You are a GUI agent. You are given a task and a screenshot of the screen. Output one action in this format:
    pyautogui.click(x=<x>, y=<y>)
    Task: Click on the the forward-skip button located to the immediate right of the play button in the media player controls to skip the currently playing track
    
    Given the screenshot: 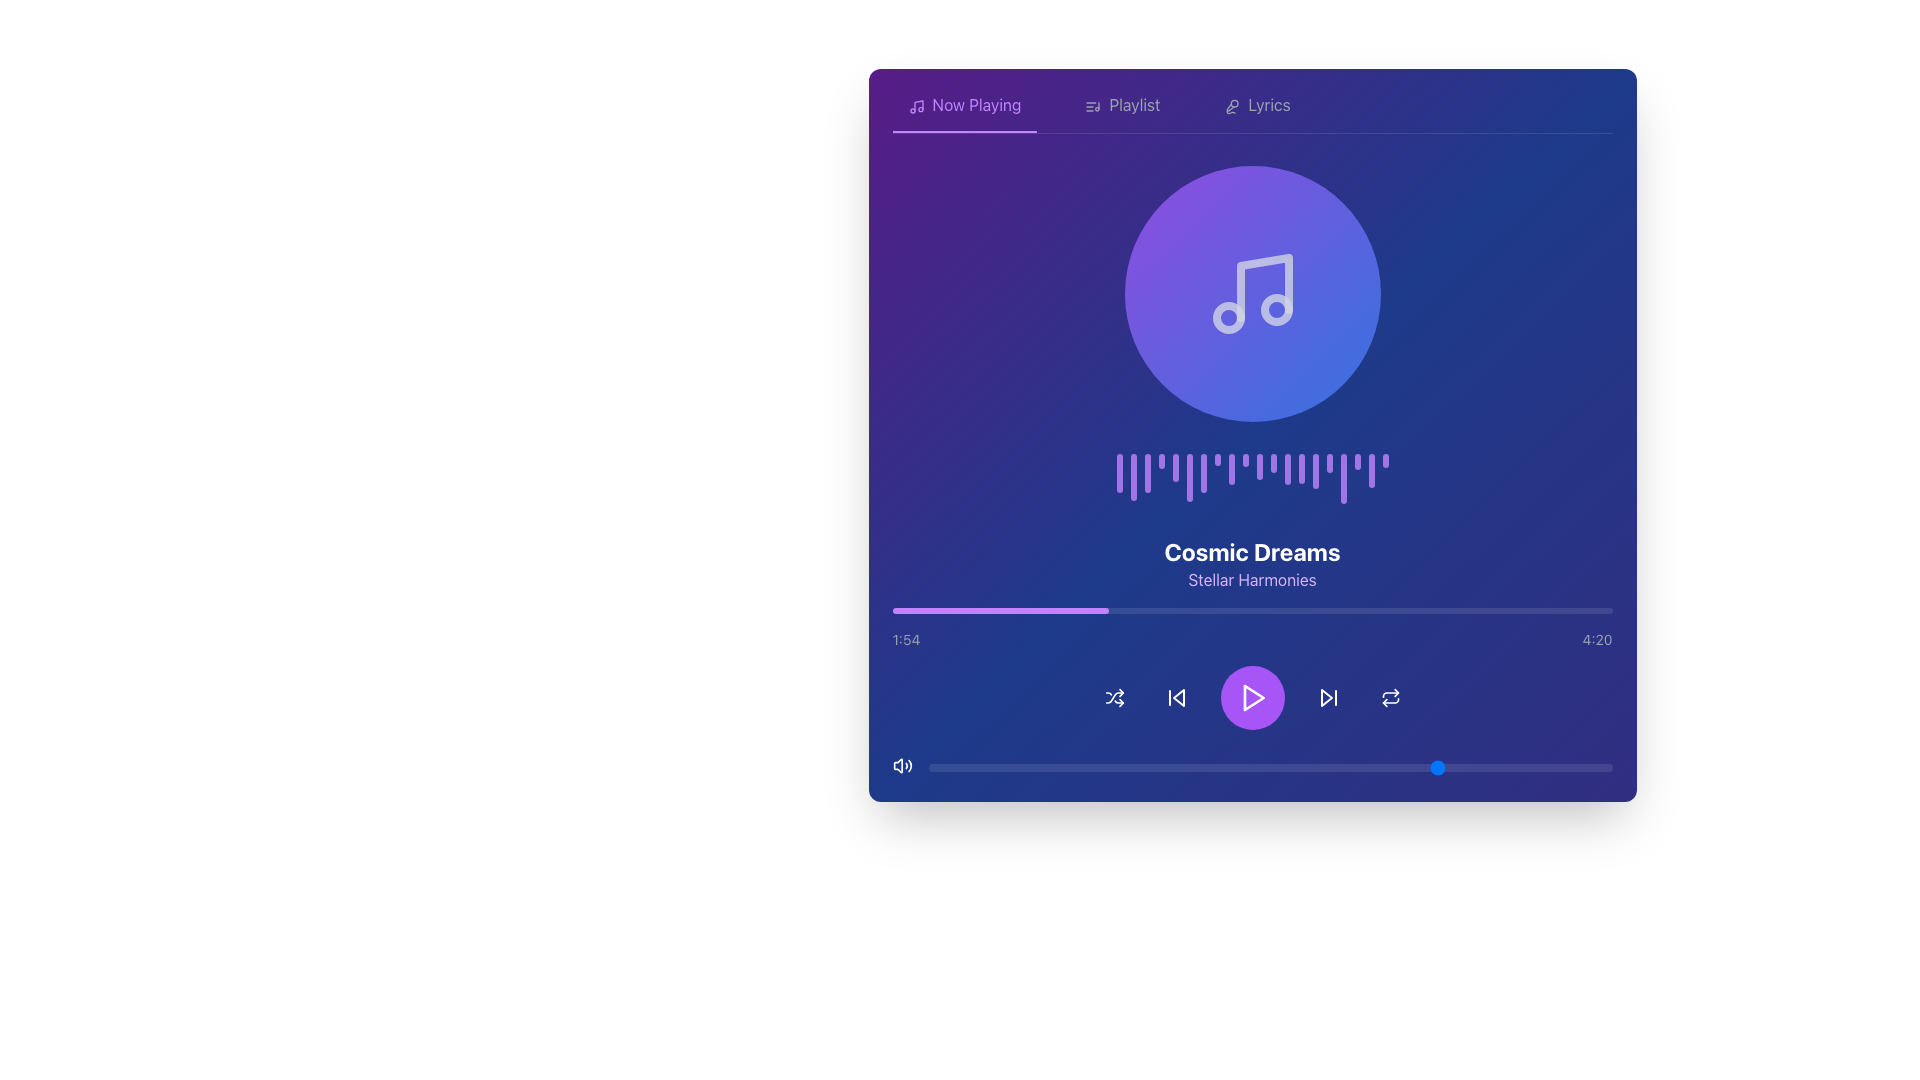 What is the action you would take?
    pyautogui.click(x=1326, y=697)
    